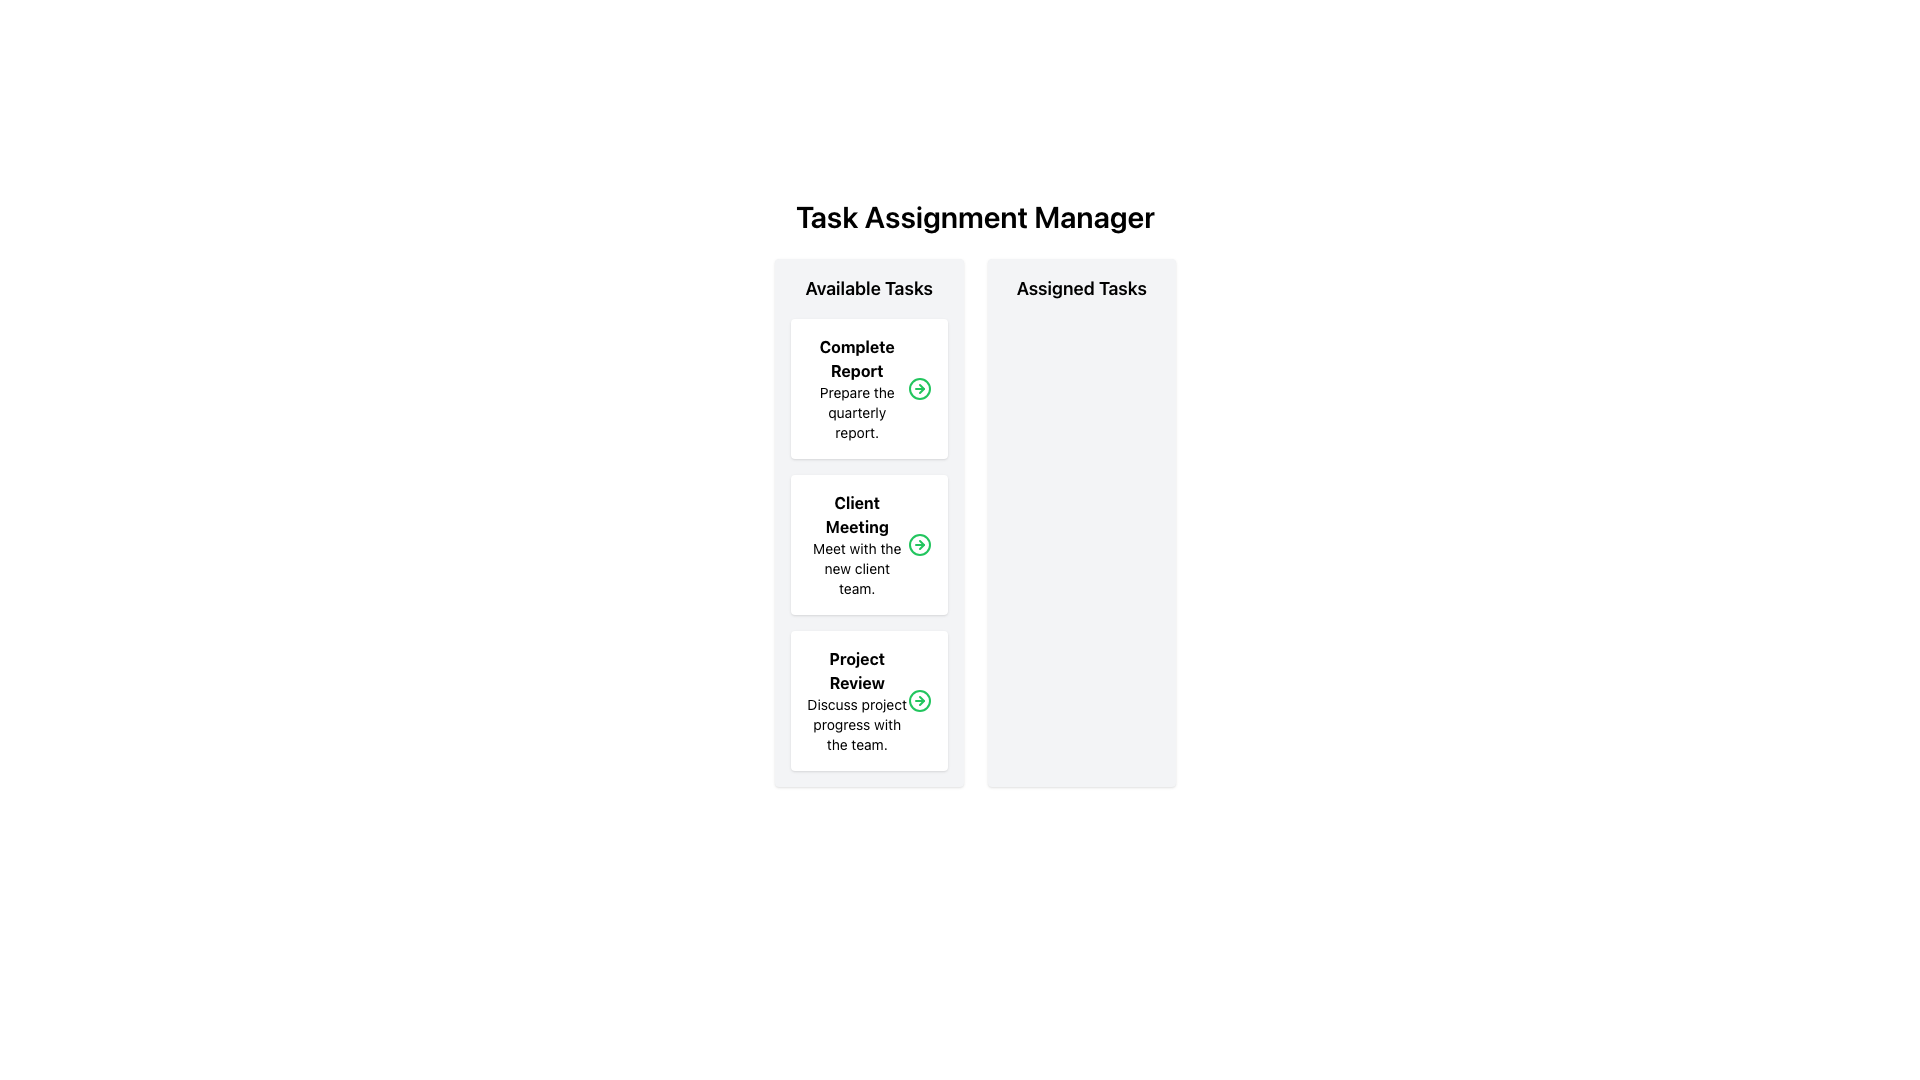  Describe the element at coordinates (918, 544) in the screenshot. I see `the decorative boundary of the circular arrow icon indicating a clickable action in the 'Client Meeting' task card within the 'Available Tasks' section` at that location.